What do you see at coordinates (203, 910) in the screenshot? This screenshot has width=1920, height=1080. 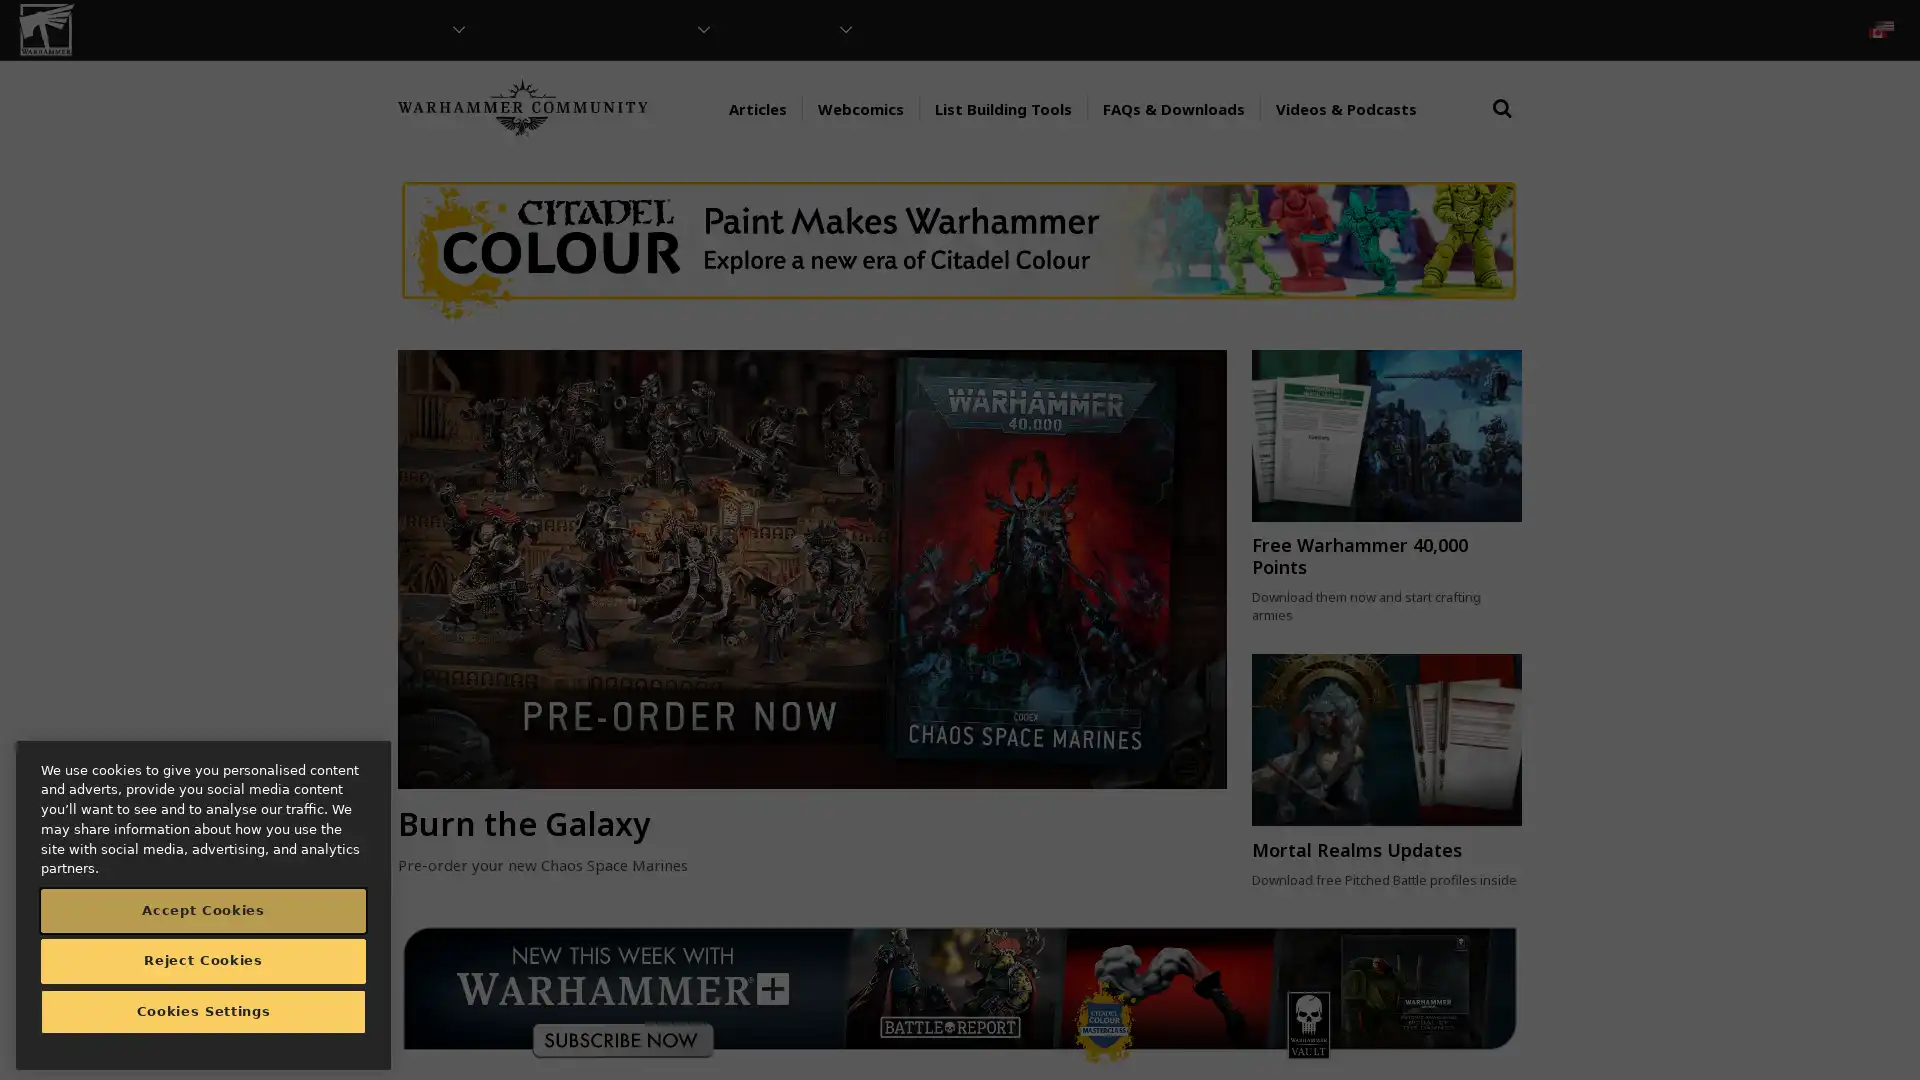 I see `Accept Cookies` at bounding box center [203, 910].